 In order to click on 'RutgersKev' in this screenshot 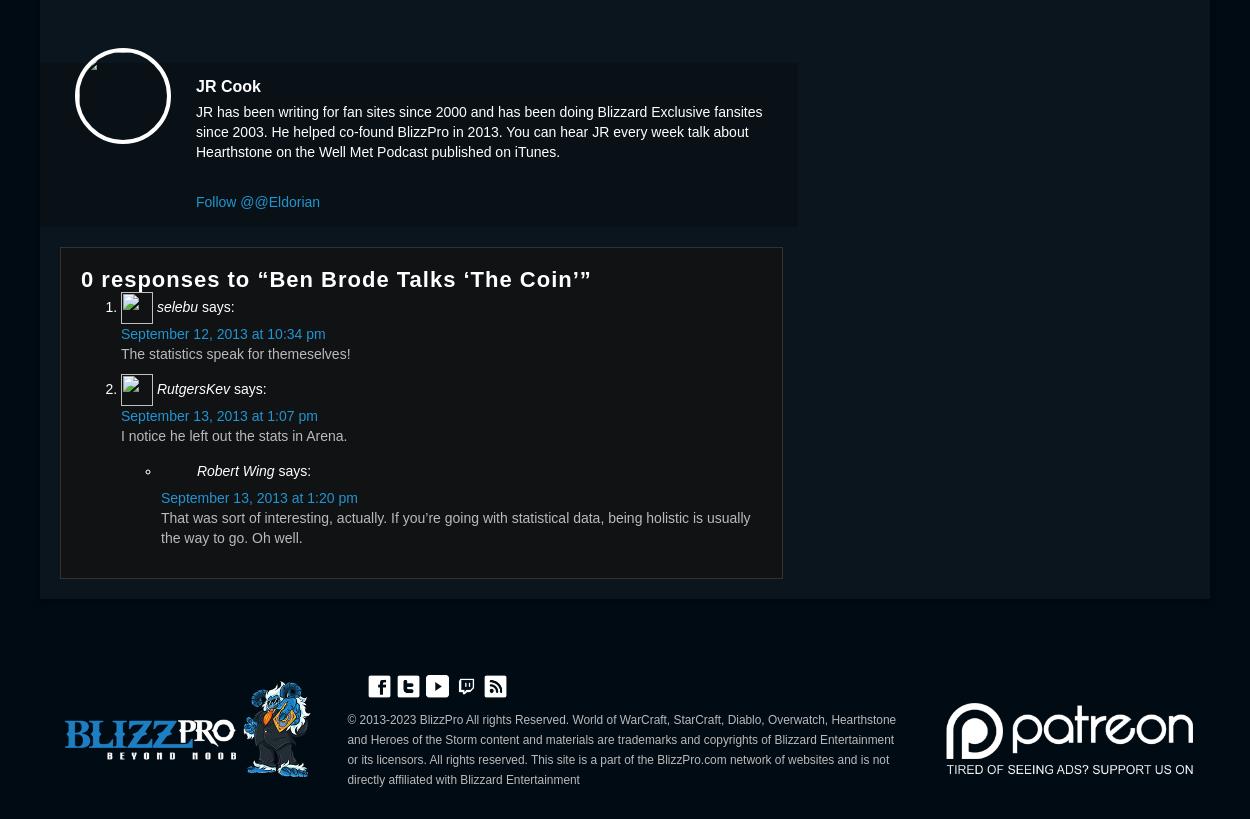, I will do `click(156, 386)`.